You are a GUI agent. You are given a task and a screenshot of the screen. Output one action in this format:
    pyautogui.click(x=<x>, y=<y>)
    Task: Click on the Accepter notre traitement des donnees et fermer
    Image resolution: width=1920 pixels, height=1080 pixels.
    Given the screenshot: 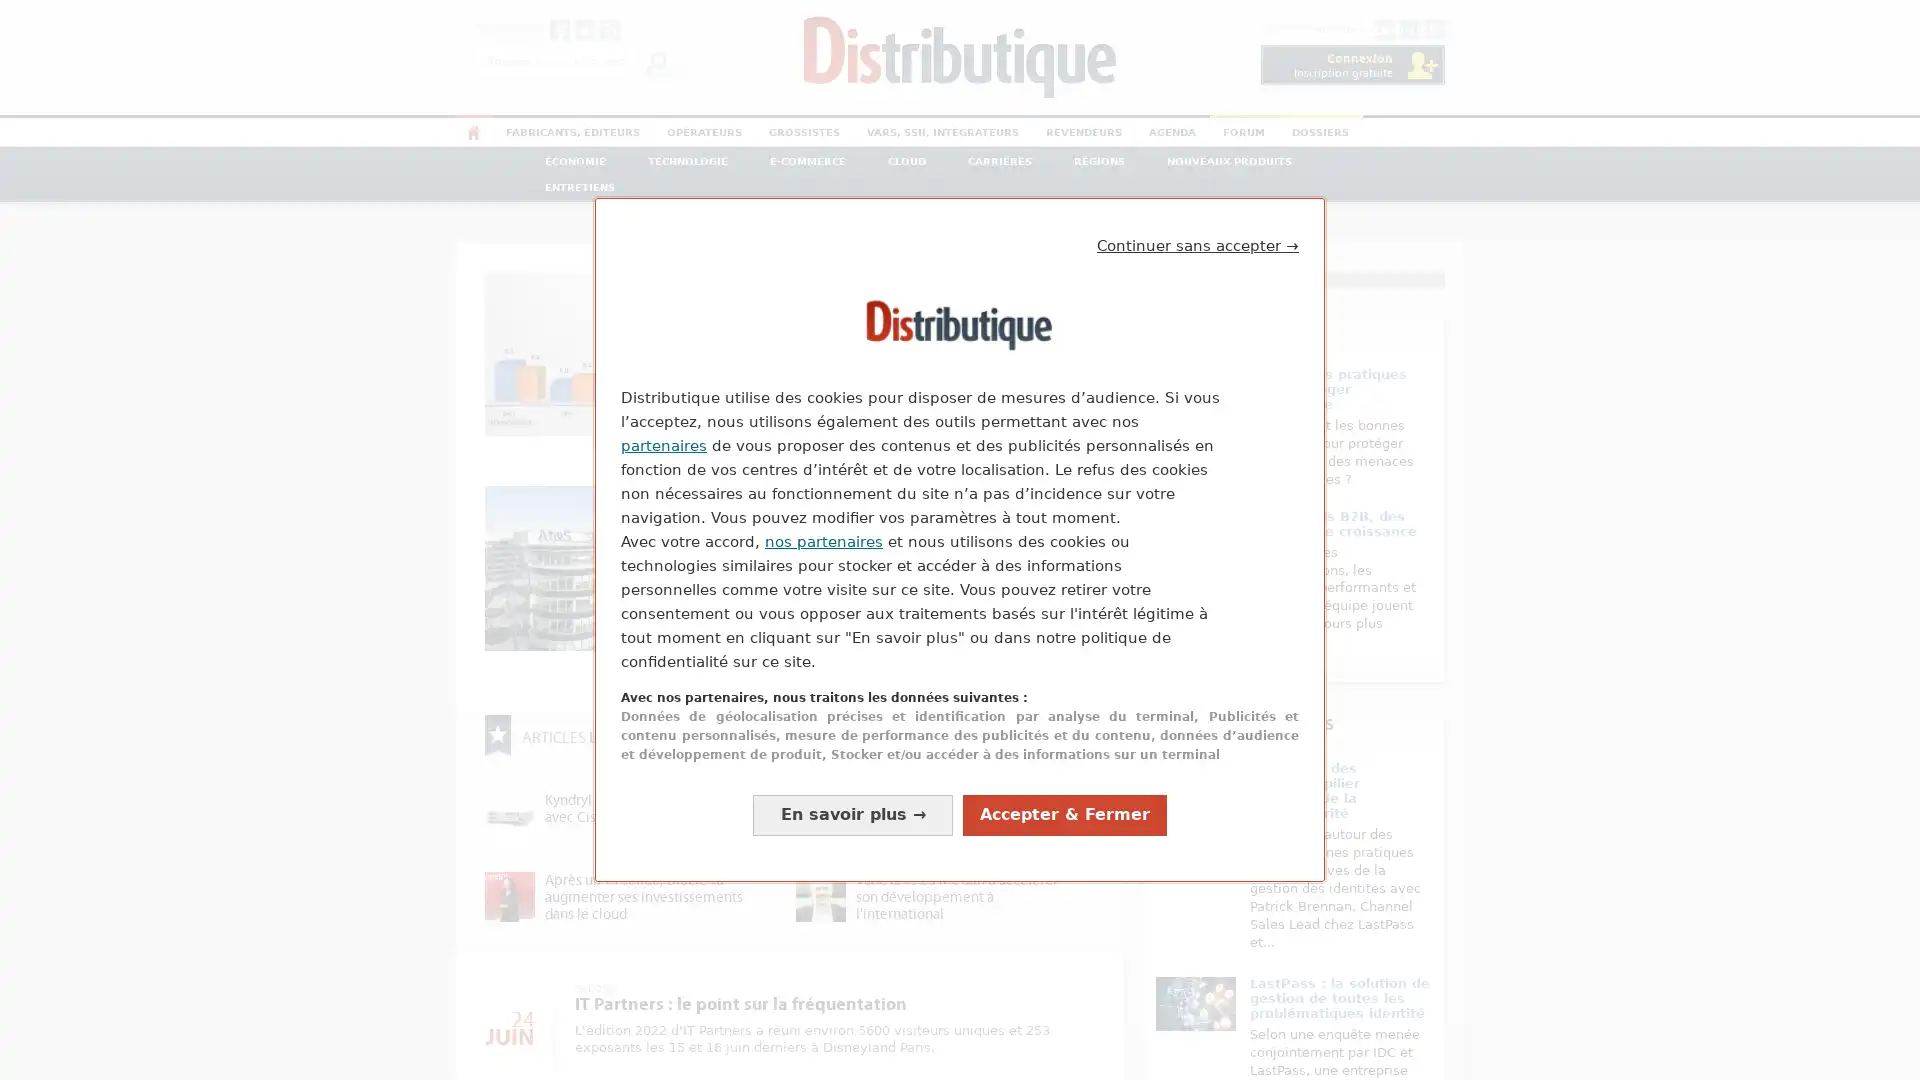 What is the action you would take?
    pyautogui.click(x=1064, y=814)
    